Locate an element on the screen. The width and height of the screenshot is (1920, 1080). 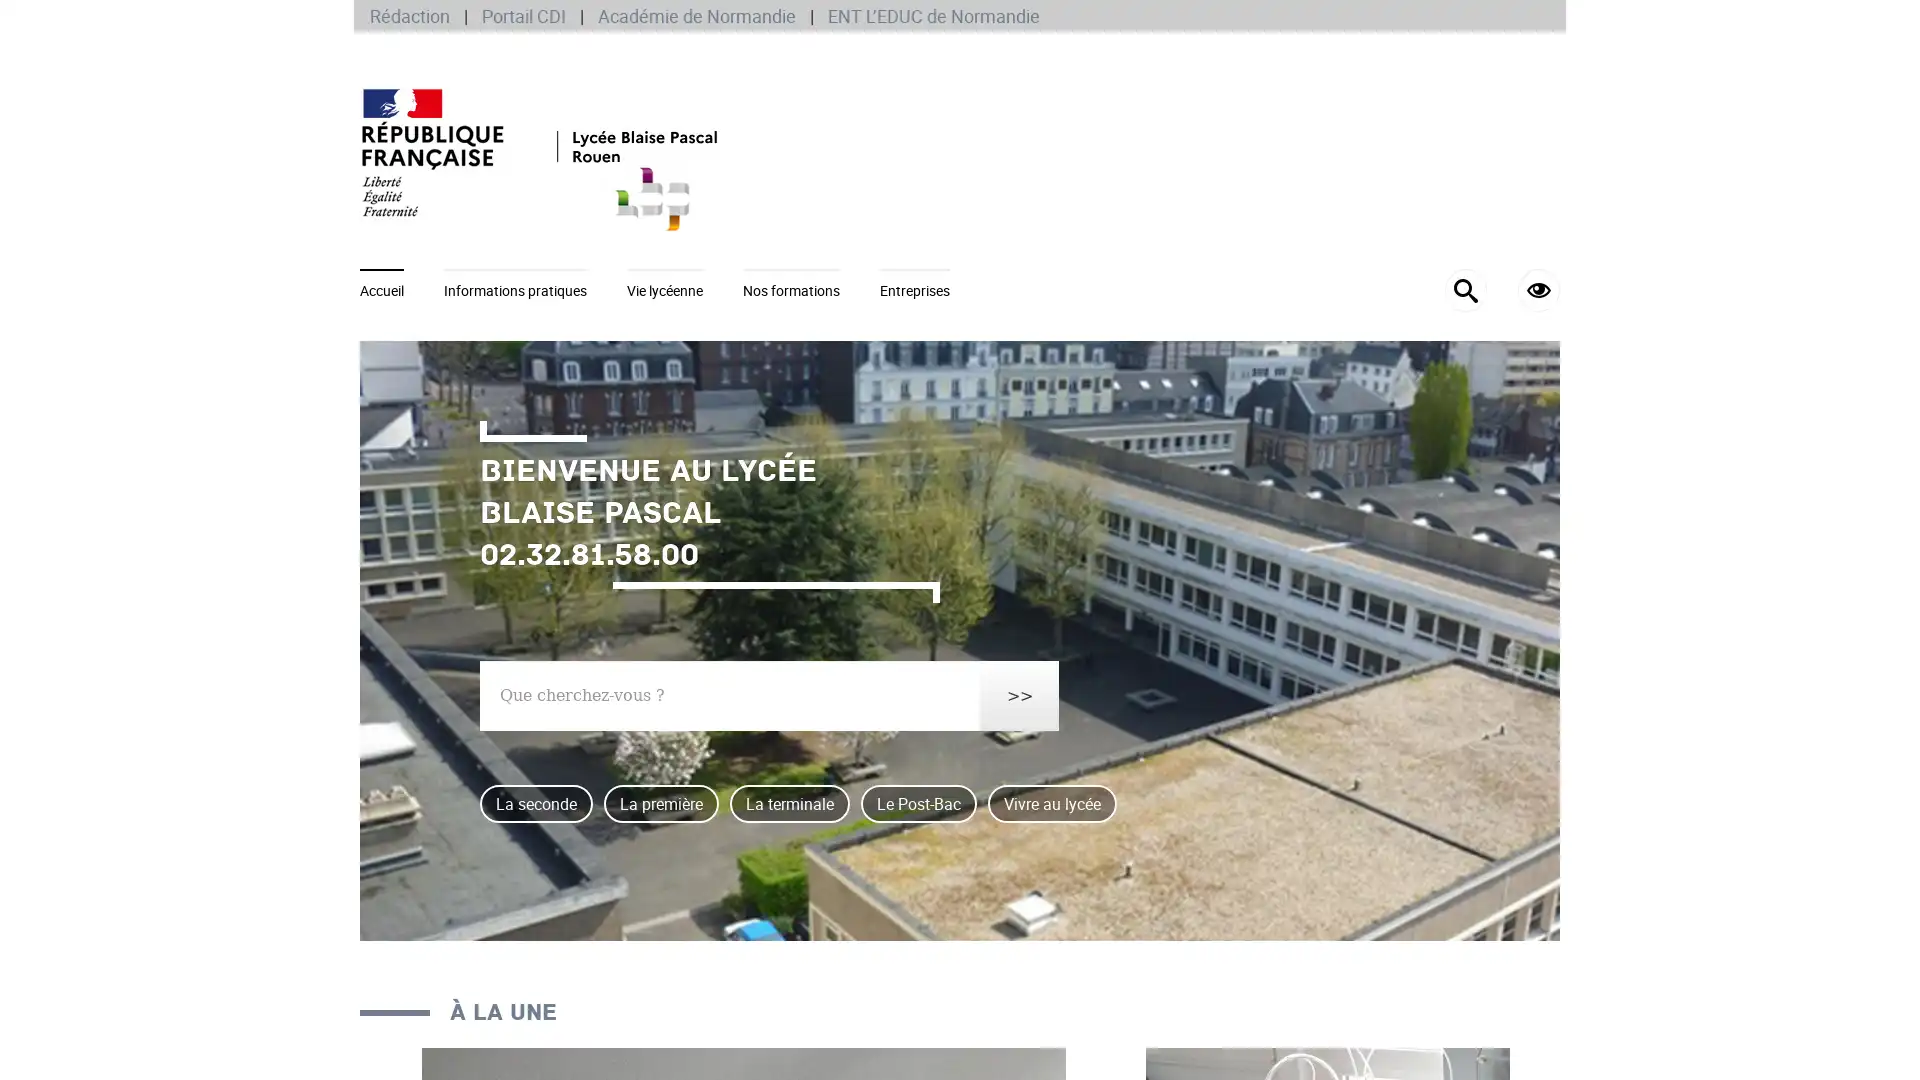
>> is located at coordinates (1018, 694).